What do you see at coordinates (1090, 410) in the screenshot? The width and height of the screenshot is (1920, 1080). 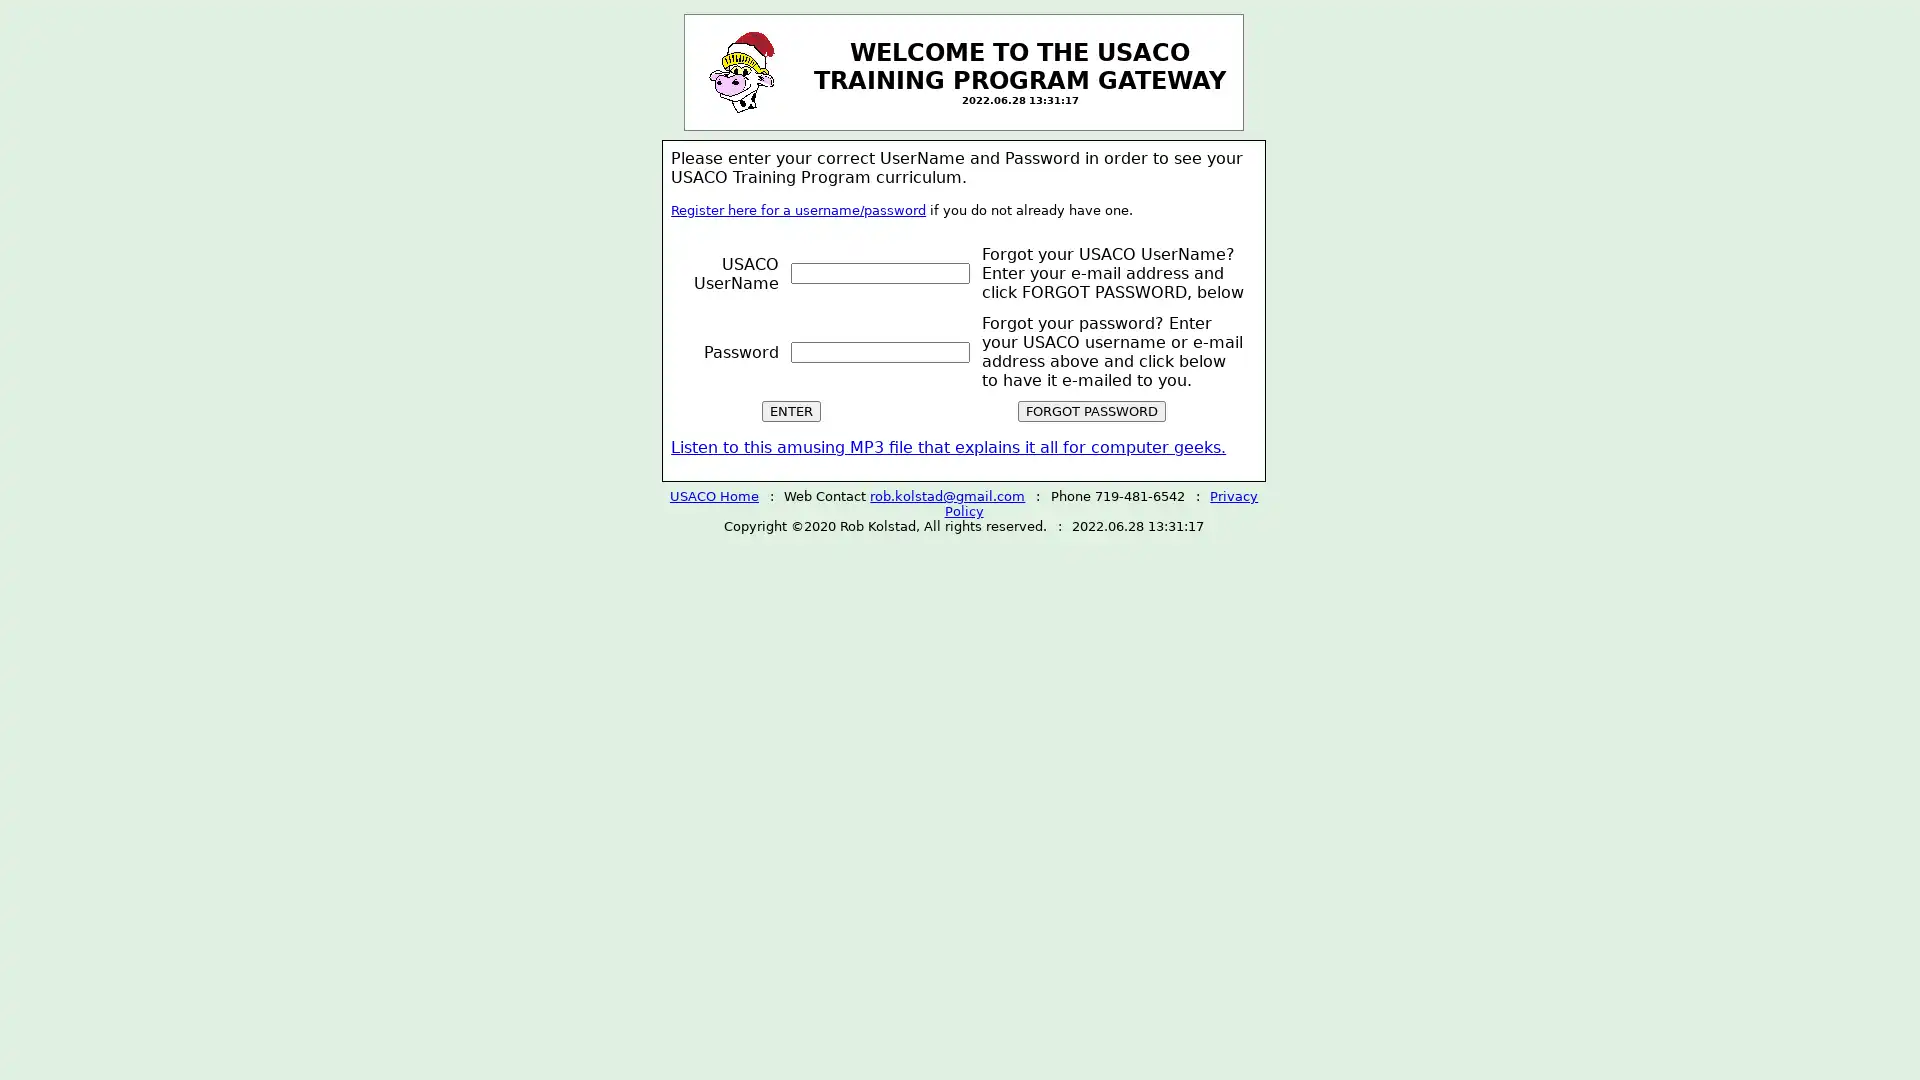 I see `FORGOT PASSWORD` at bounding box center [1090, 410].